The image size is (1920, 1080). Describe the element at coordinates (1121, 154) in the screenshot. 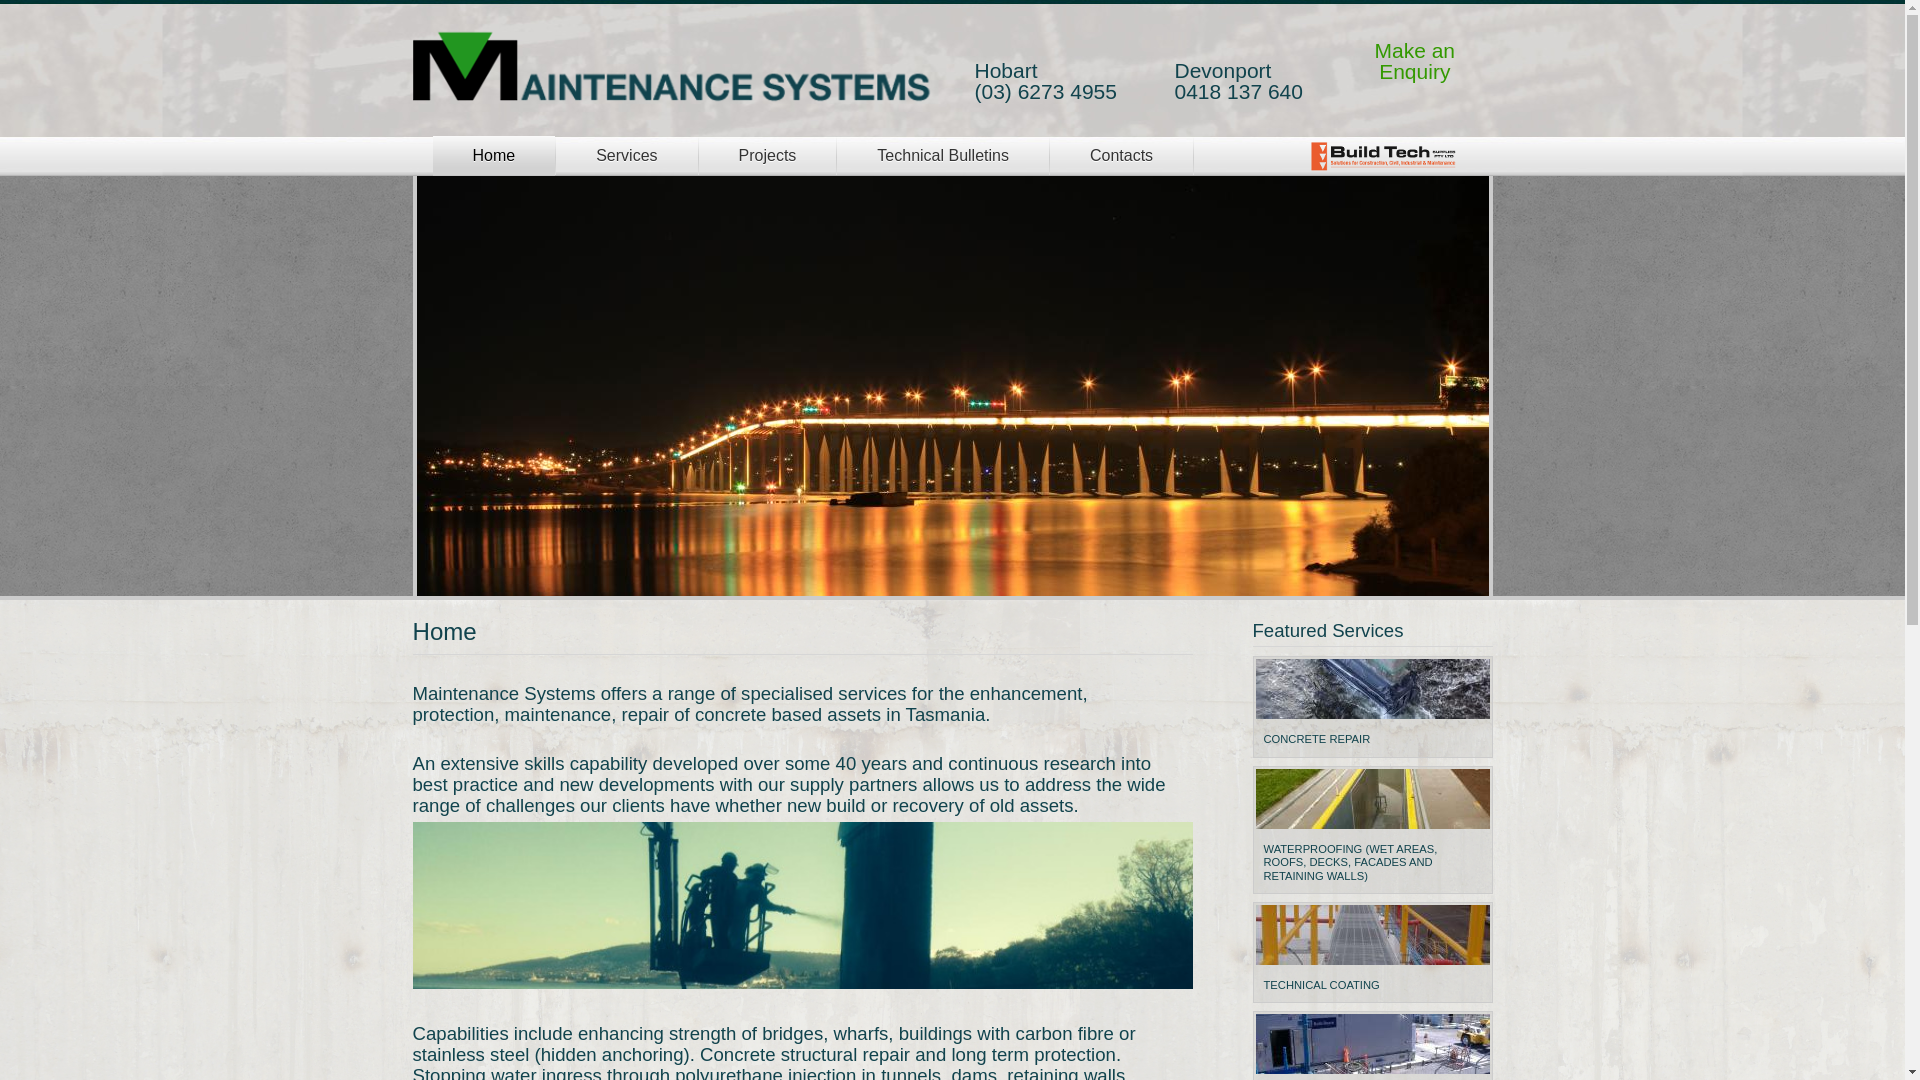

I see `'Contacts'` at that location.